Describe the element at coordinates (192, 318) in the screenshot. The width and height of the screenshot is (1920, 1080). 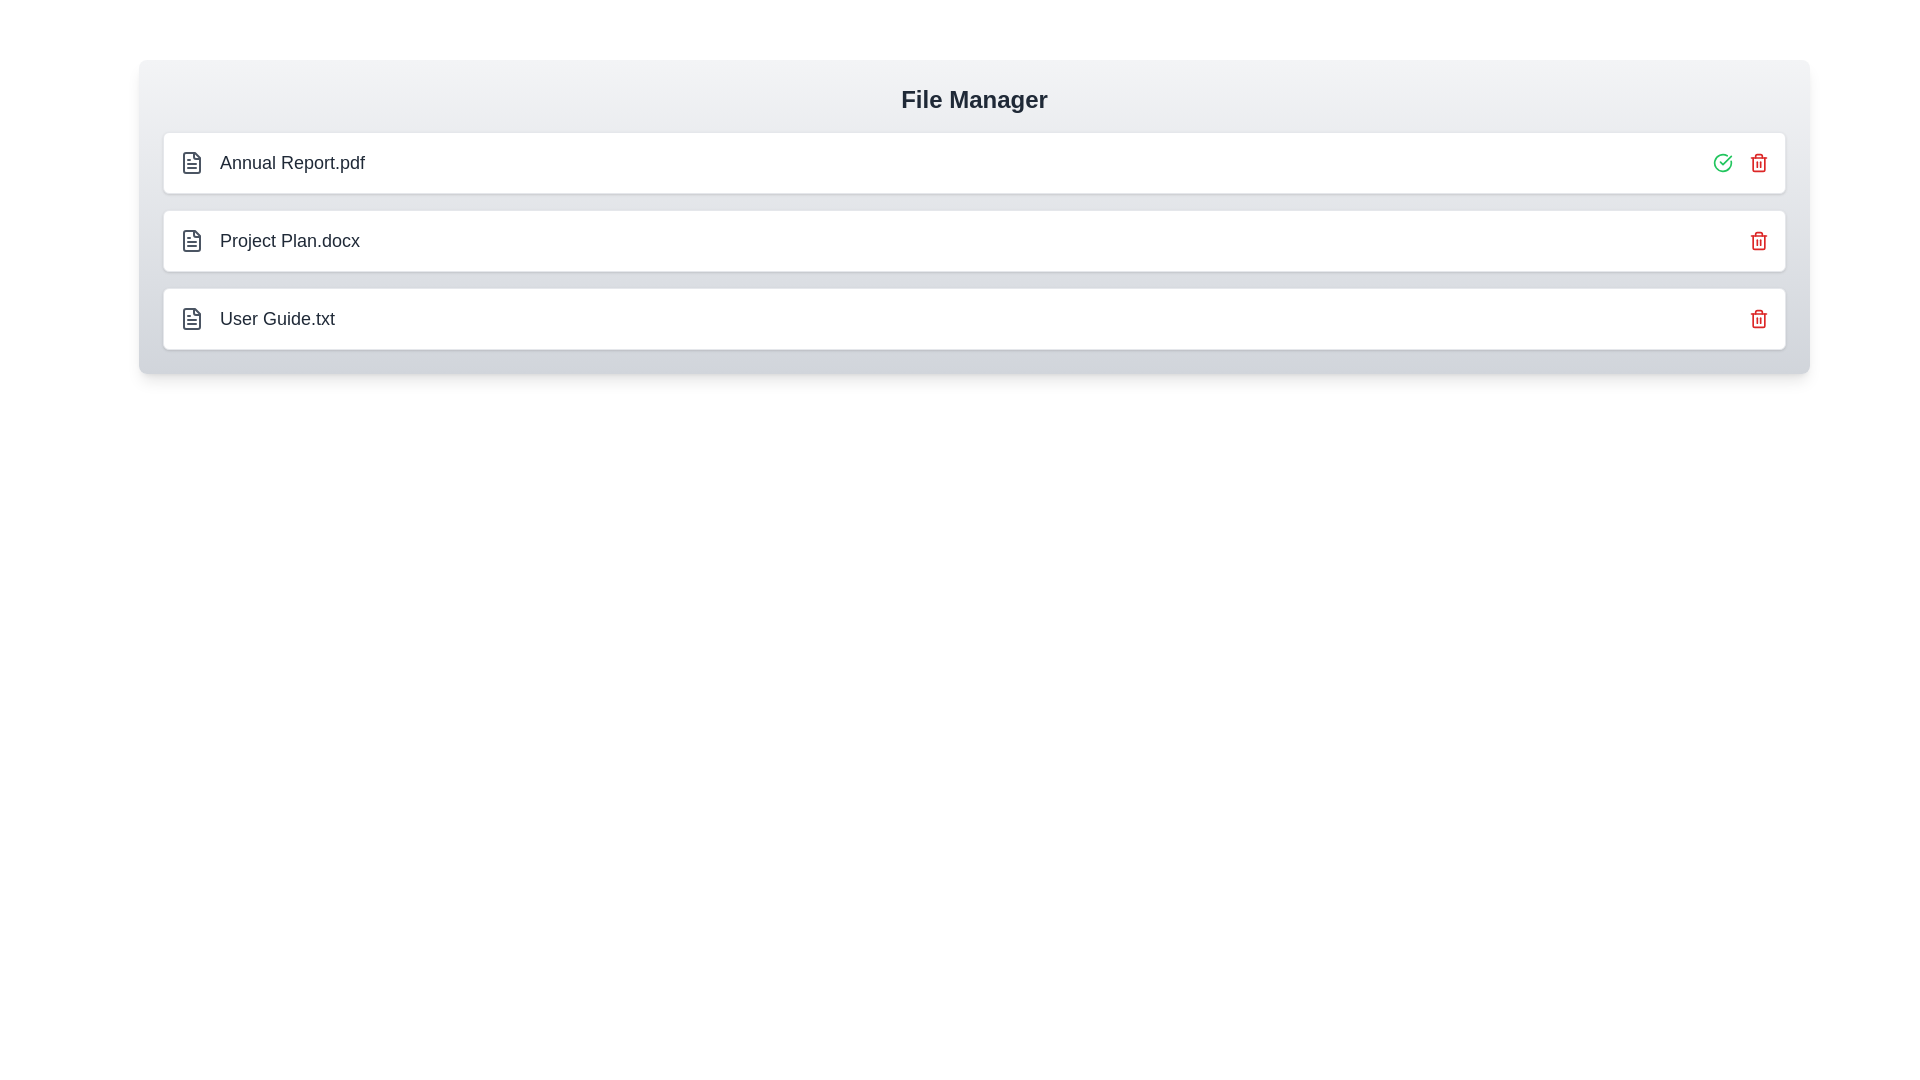
I see `the visual indicator icon that represents the 'User Guide.txt' text file, located on the left side of the file entry` at that location.